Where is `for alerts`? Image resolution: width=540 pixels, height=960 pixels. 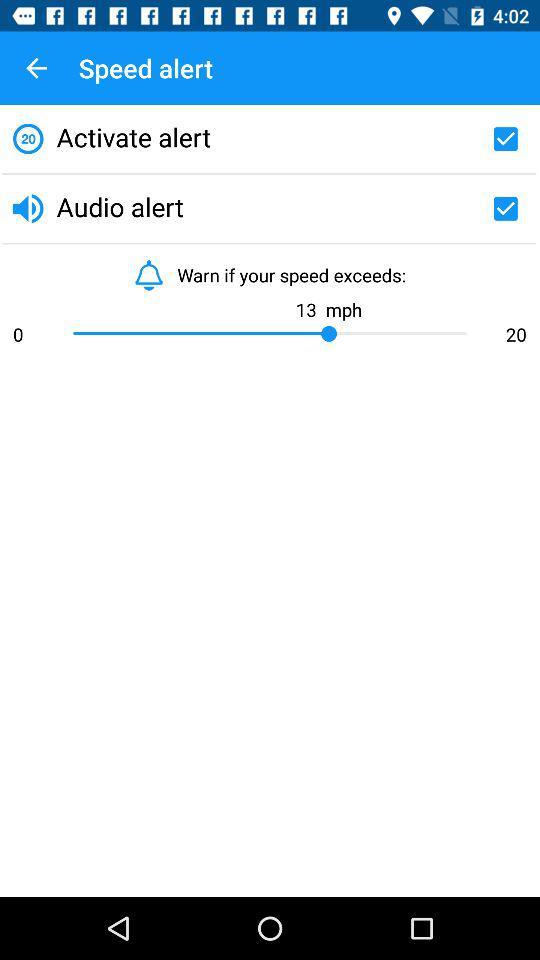 for alerts is located at coordinates (504, 138).